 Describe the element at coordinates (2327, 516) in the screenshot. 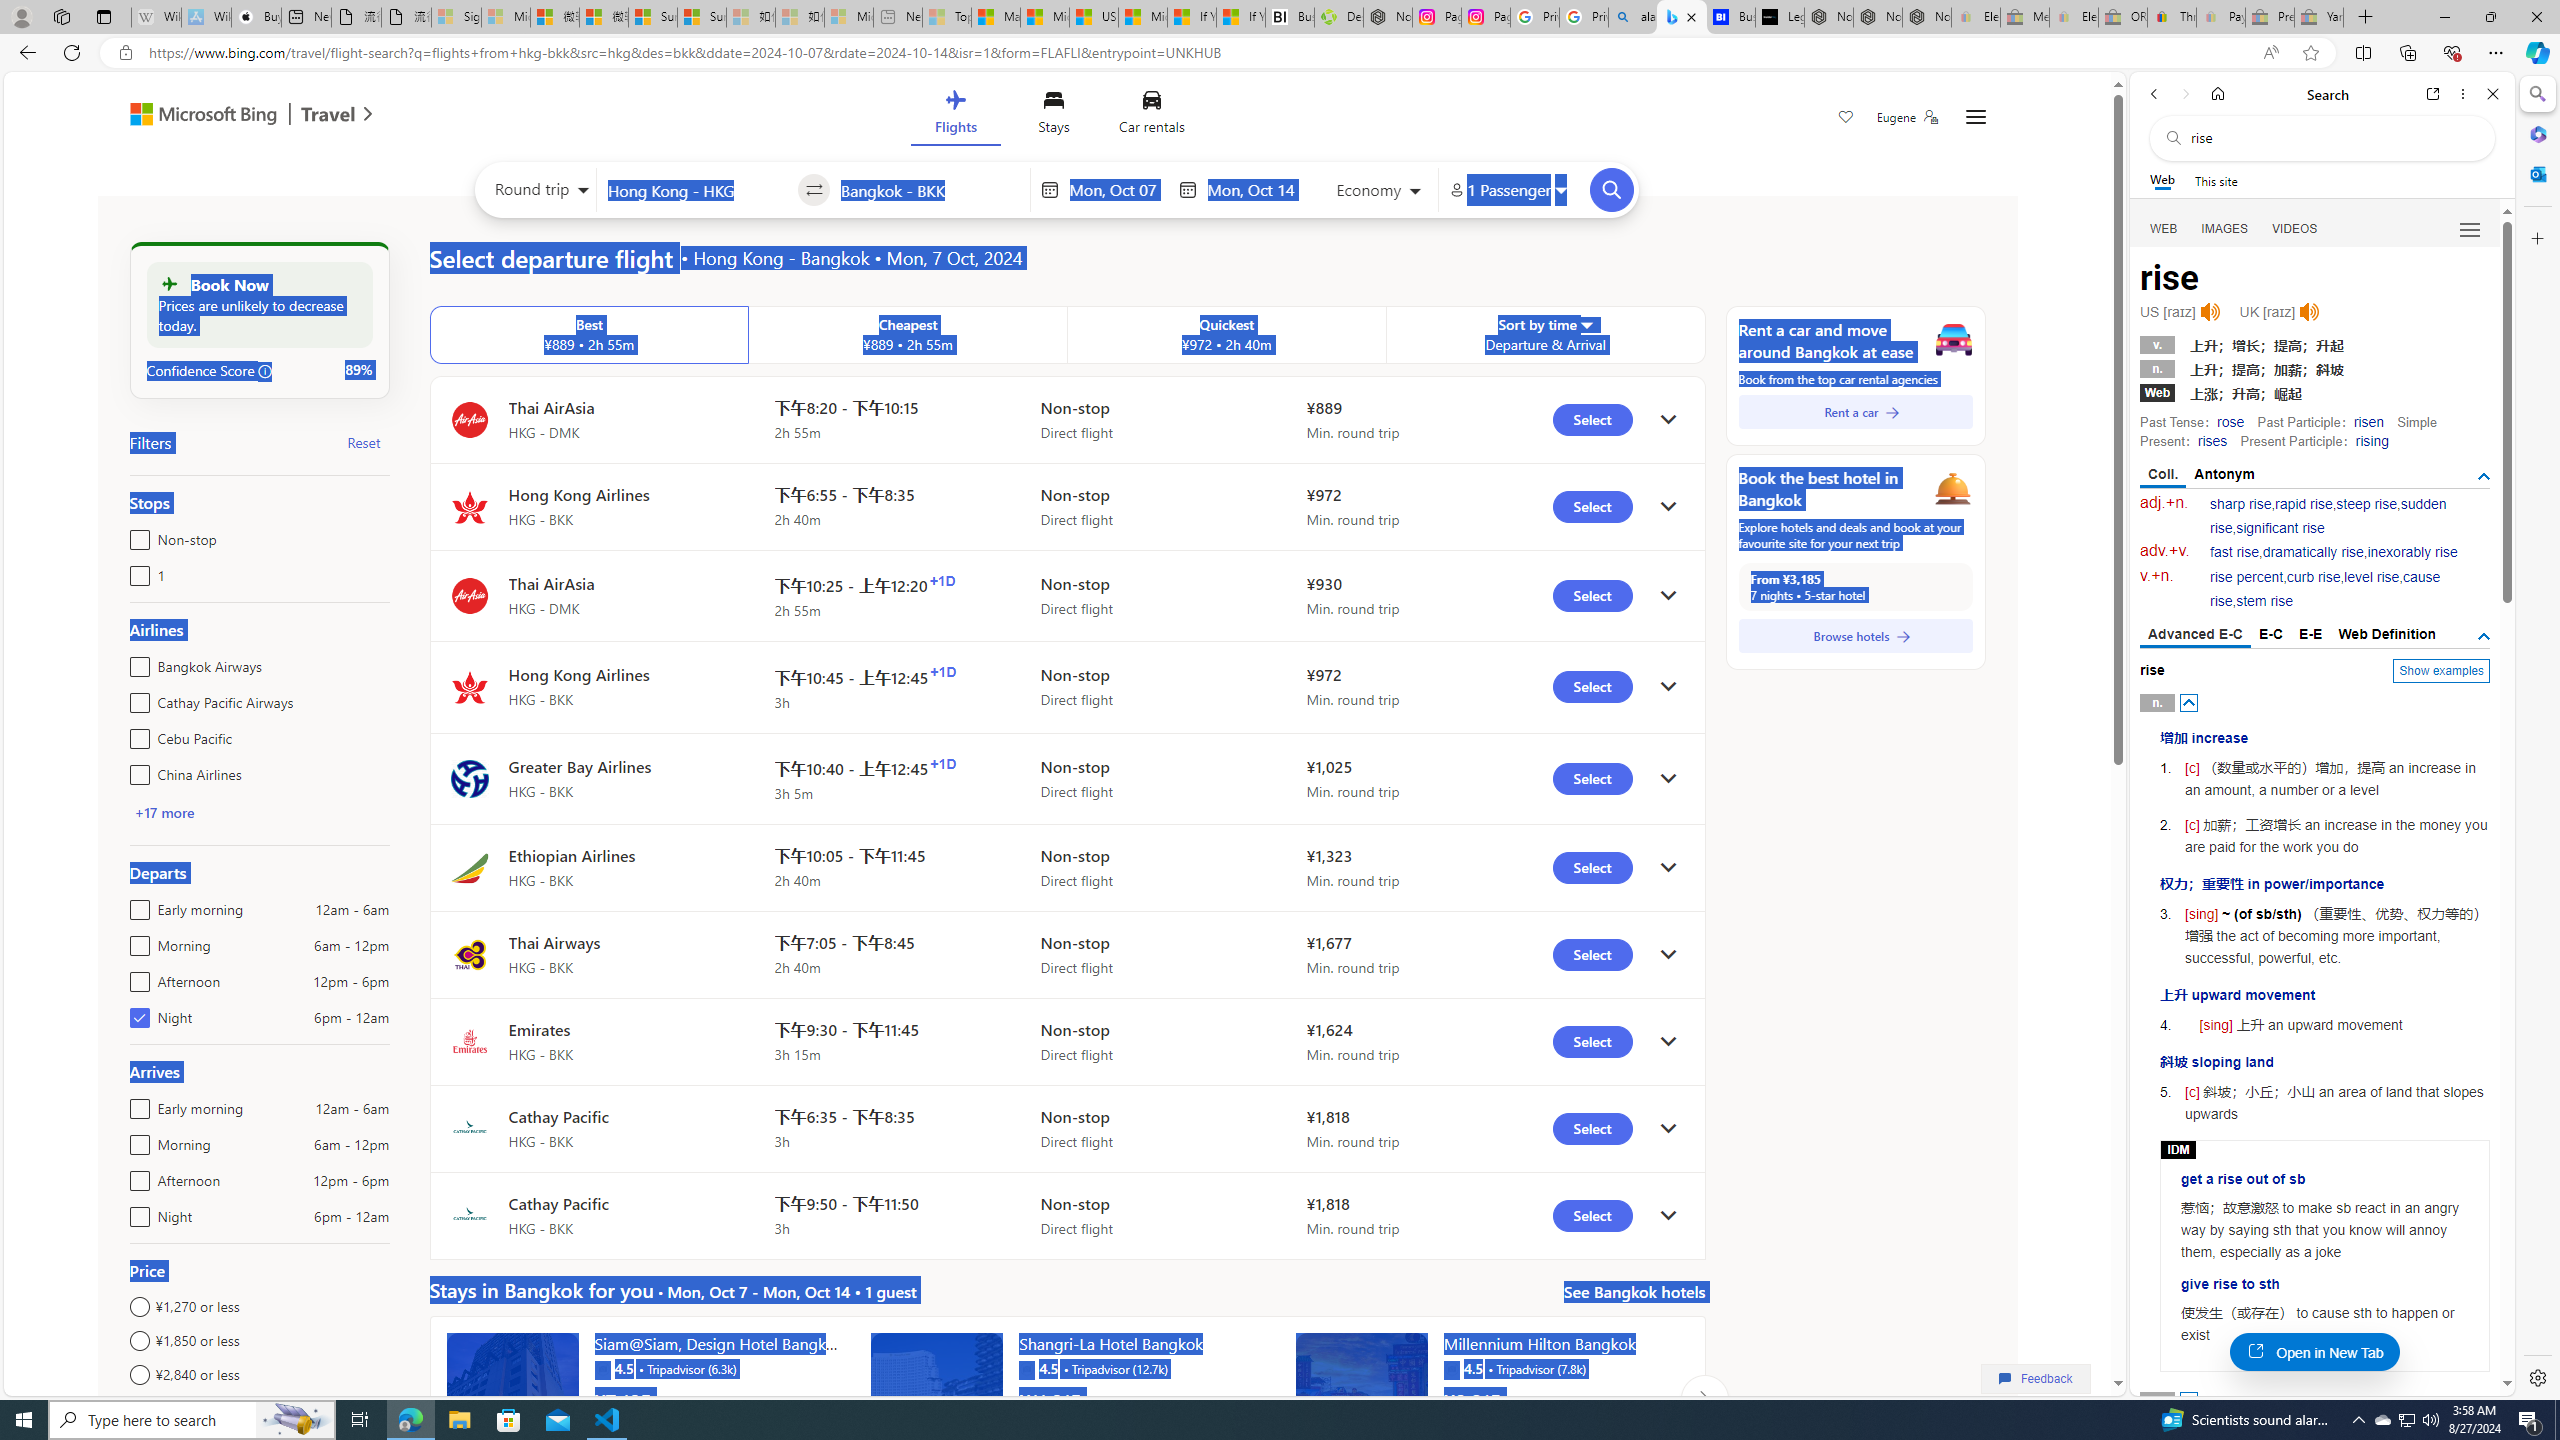

I see `'sudden rise'` at that location.